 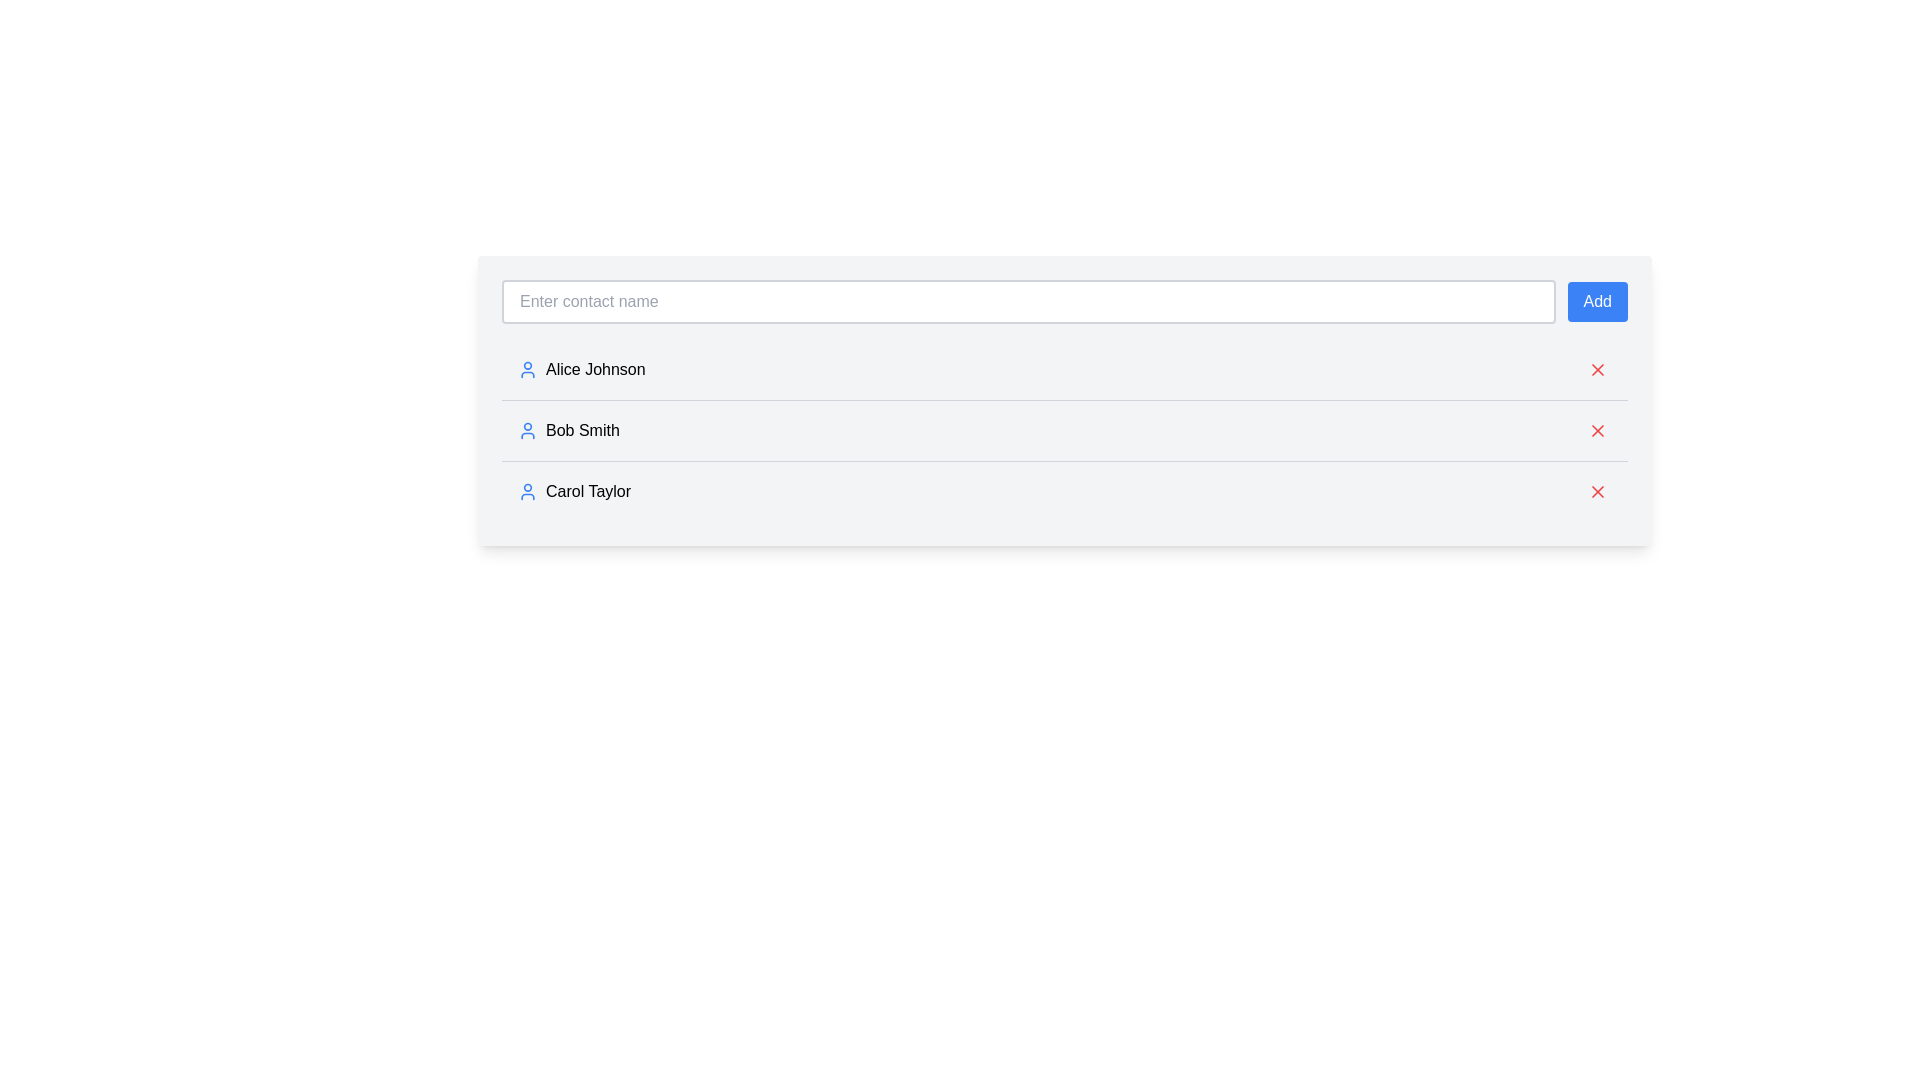 I want to click on the delete button associated with the item labeled 'Alice Johnson', located on the right side of the row containing the name, so click(x=1597, y=370).